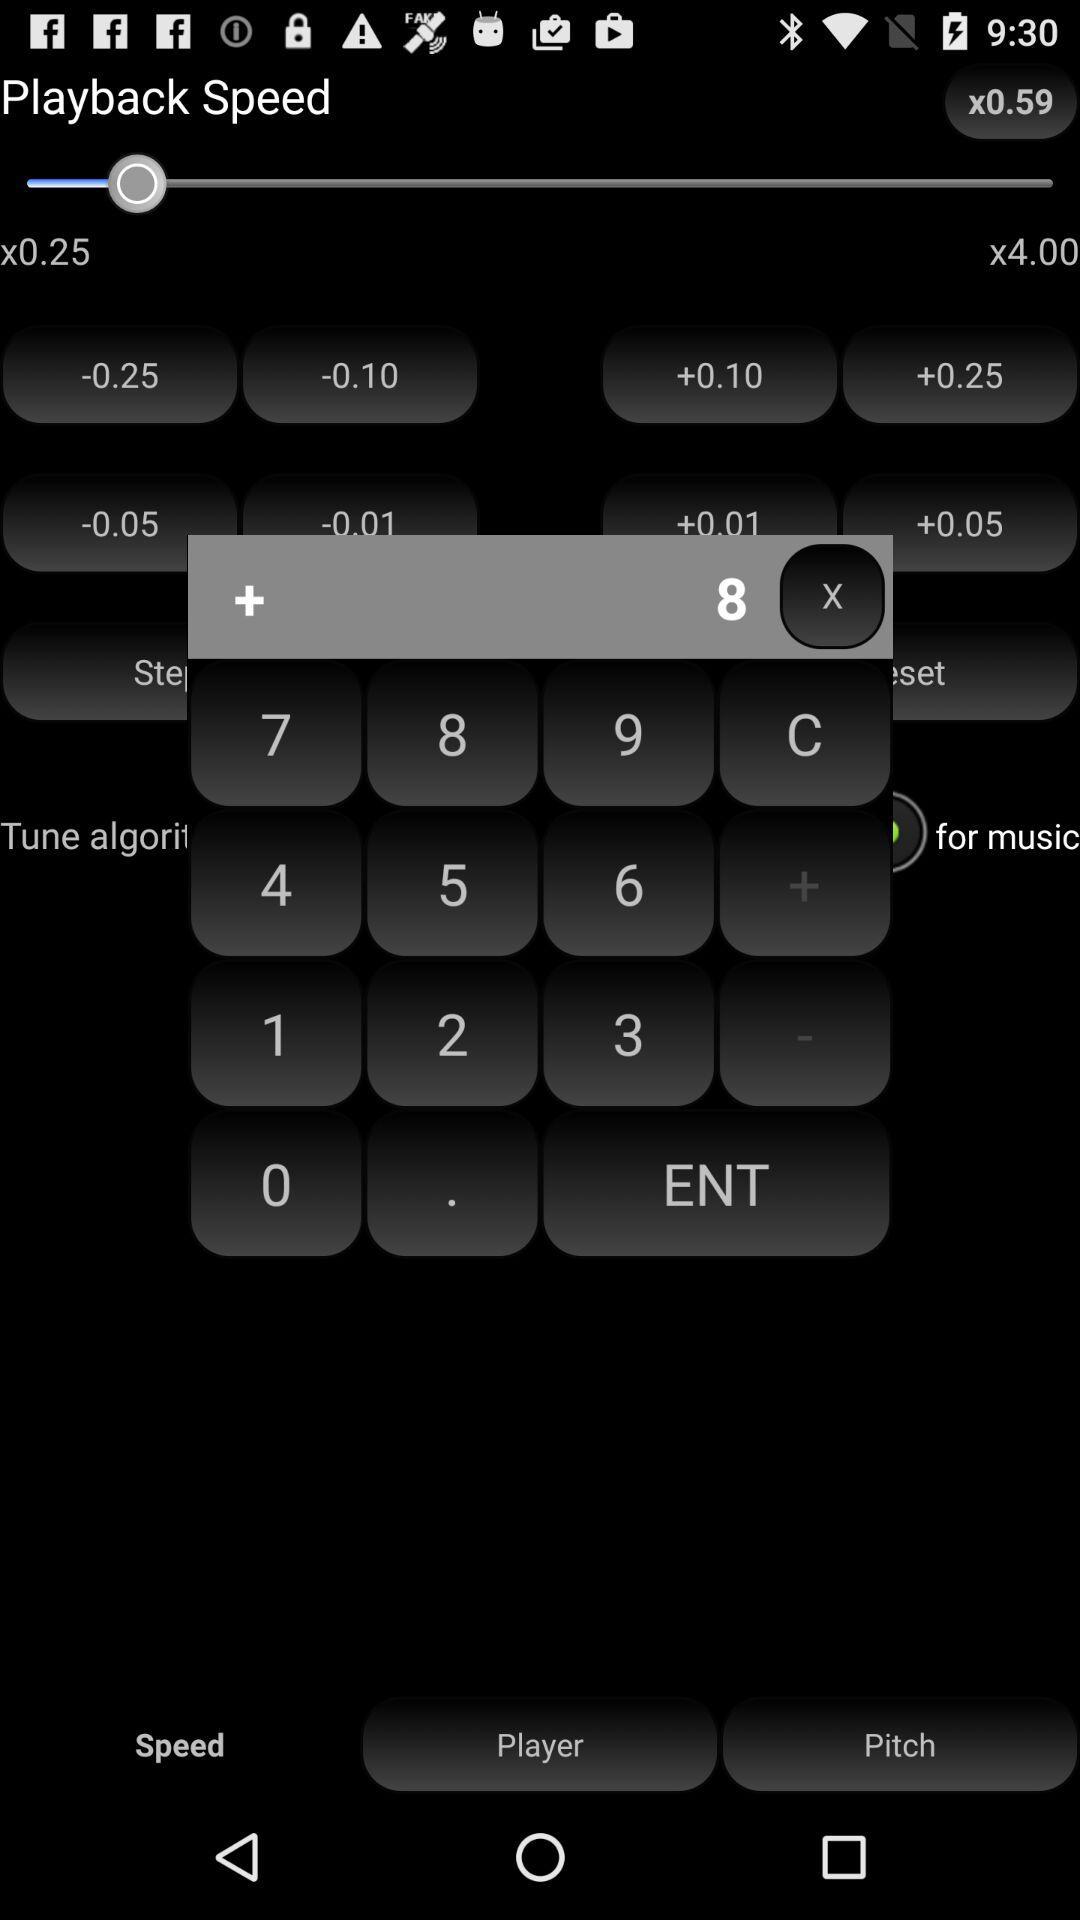  I want to click on the item above the 4 item, so click(275, 732).